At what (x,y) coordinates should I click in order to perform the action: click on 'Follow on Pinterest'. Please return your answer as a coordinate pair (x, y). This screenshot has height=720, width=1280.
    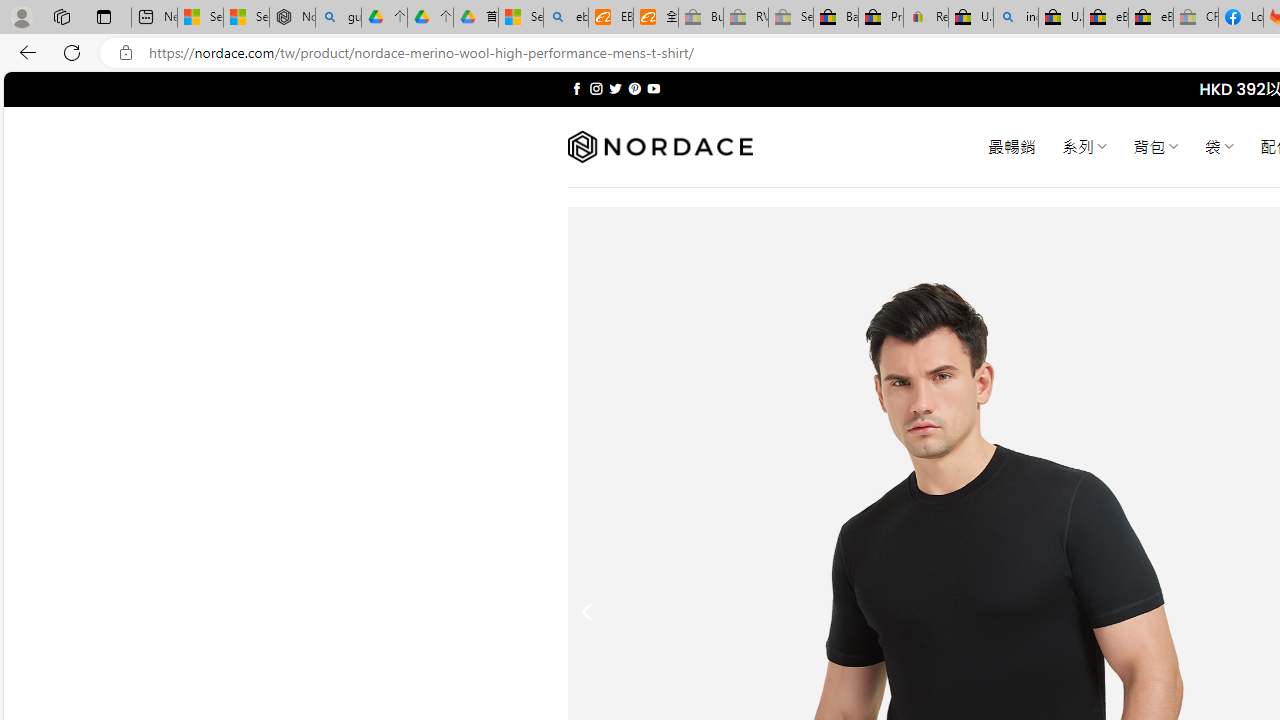
    Looking at the image, I should click on (633, 88).